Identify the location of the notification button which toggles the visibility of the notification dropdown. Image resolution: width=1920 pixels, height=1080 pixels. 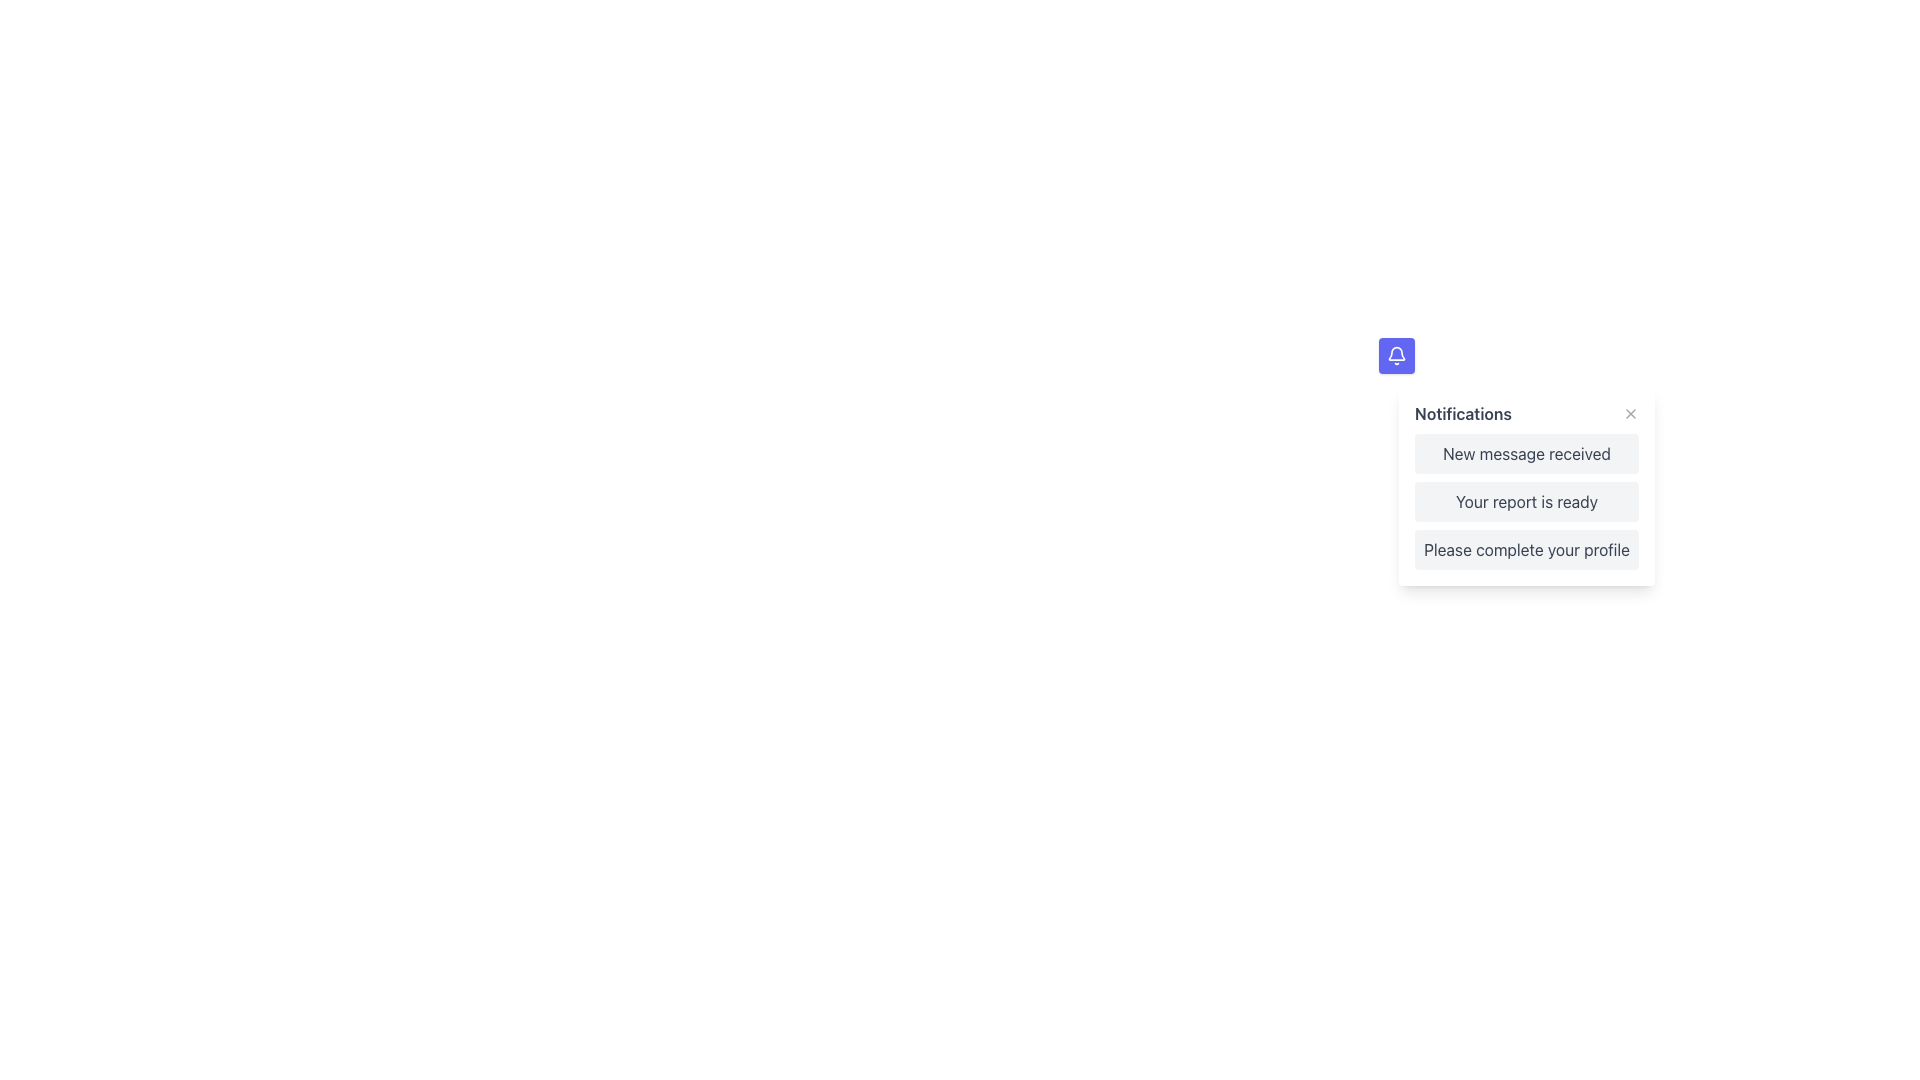
(1395, 354).